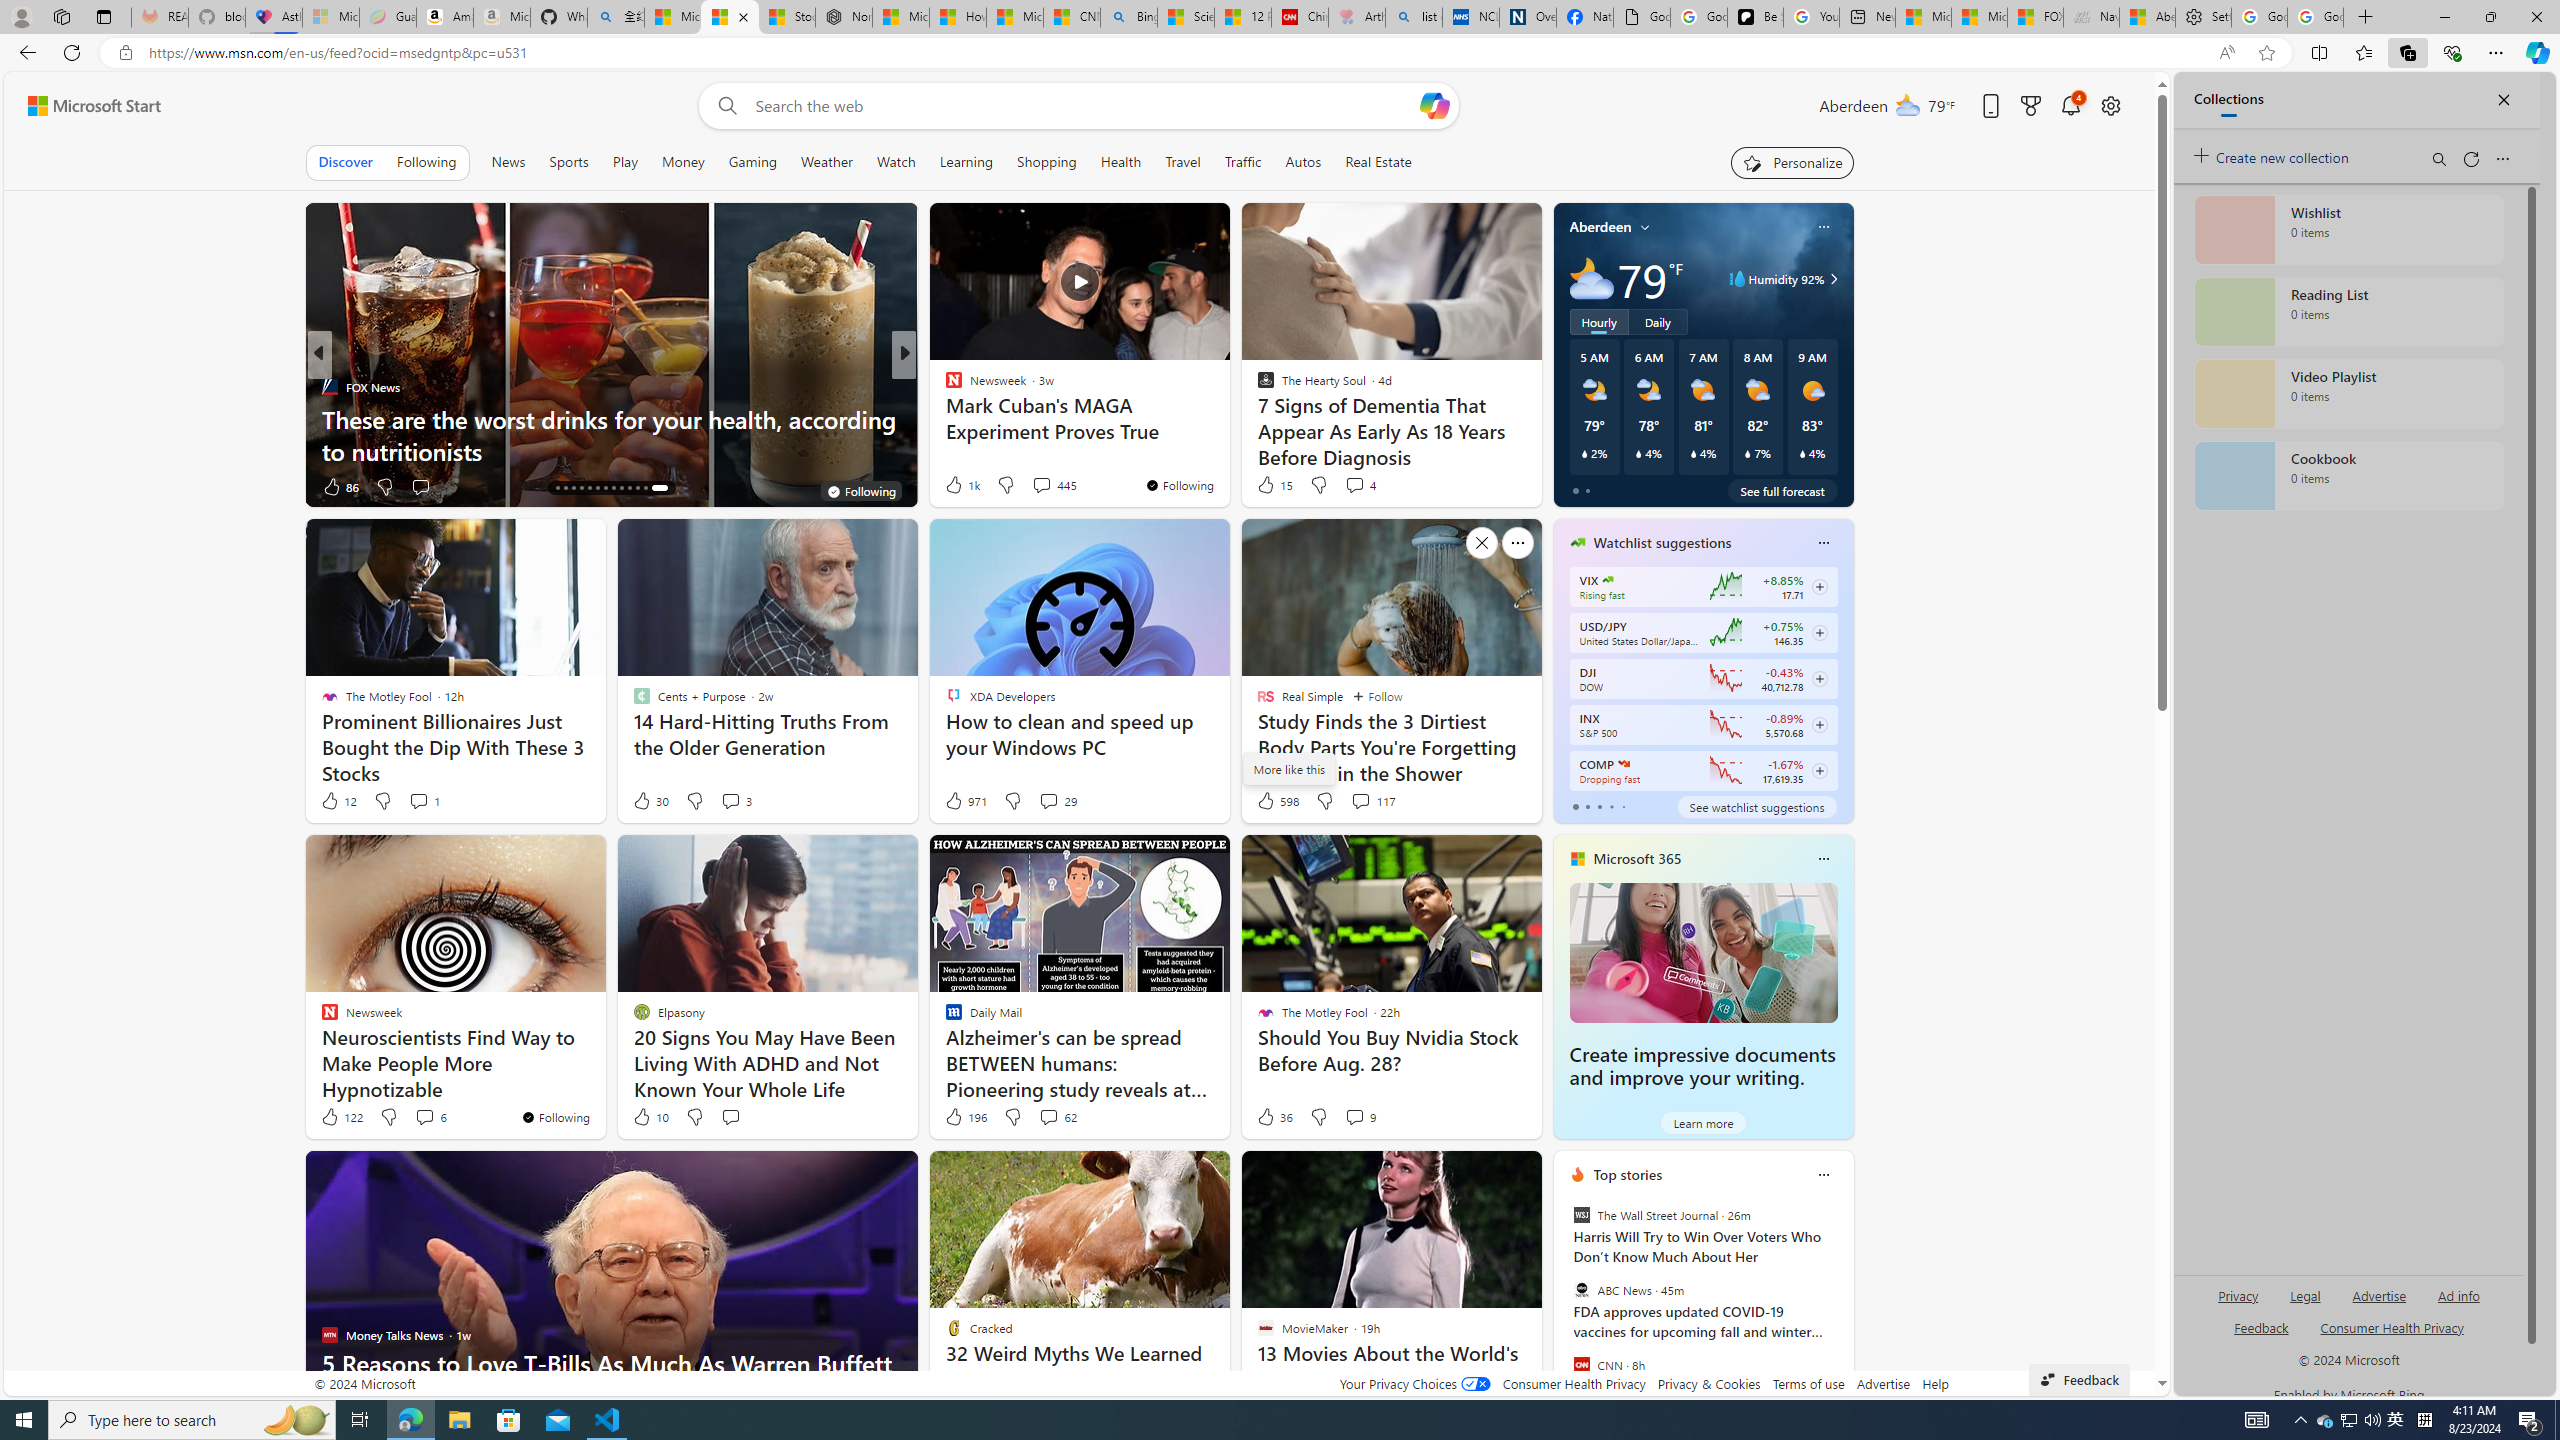 The image size is (2560, 1440). I want to click on 'Shopping', so click(1047, 161).